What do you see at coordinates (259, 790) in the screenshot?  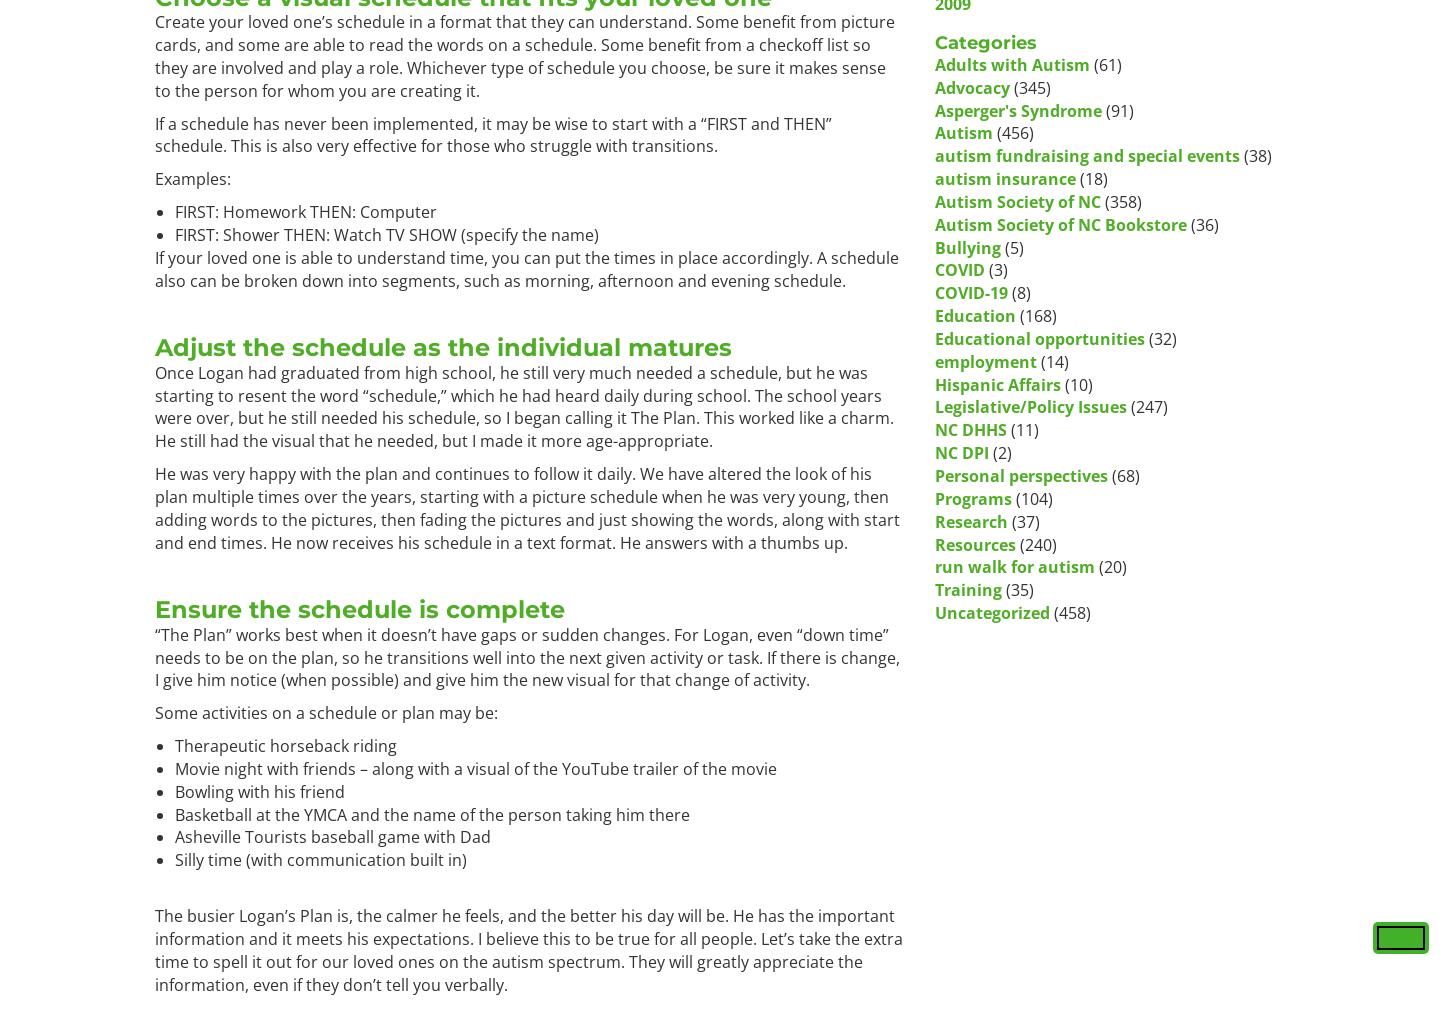 I see `'Bowling with his friend'` at bounding box center [259, 790].